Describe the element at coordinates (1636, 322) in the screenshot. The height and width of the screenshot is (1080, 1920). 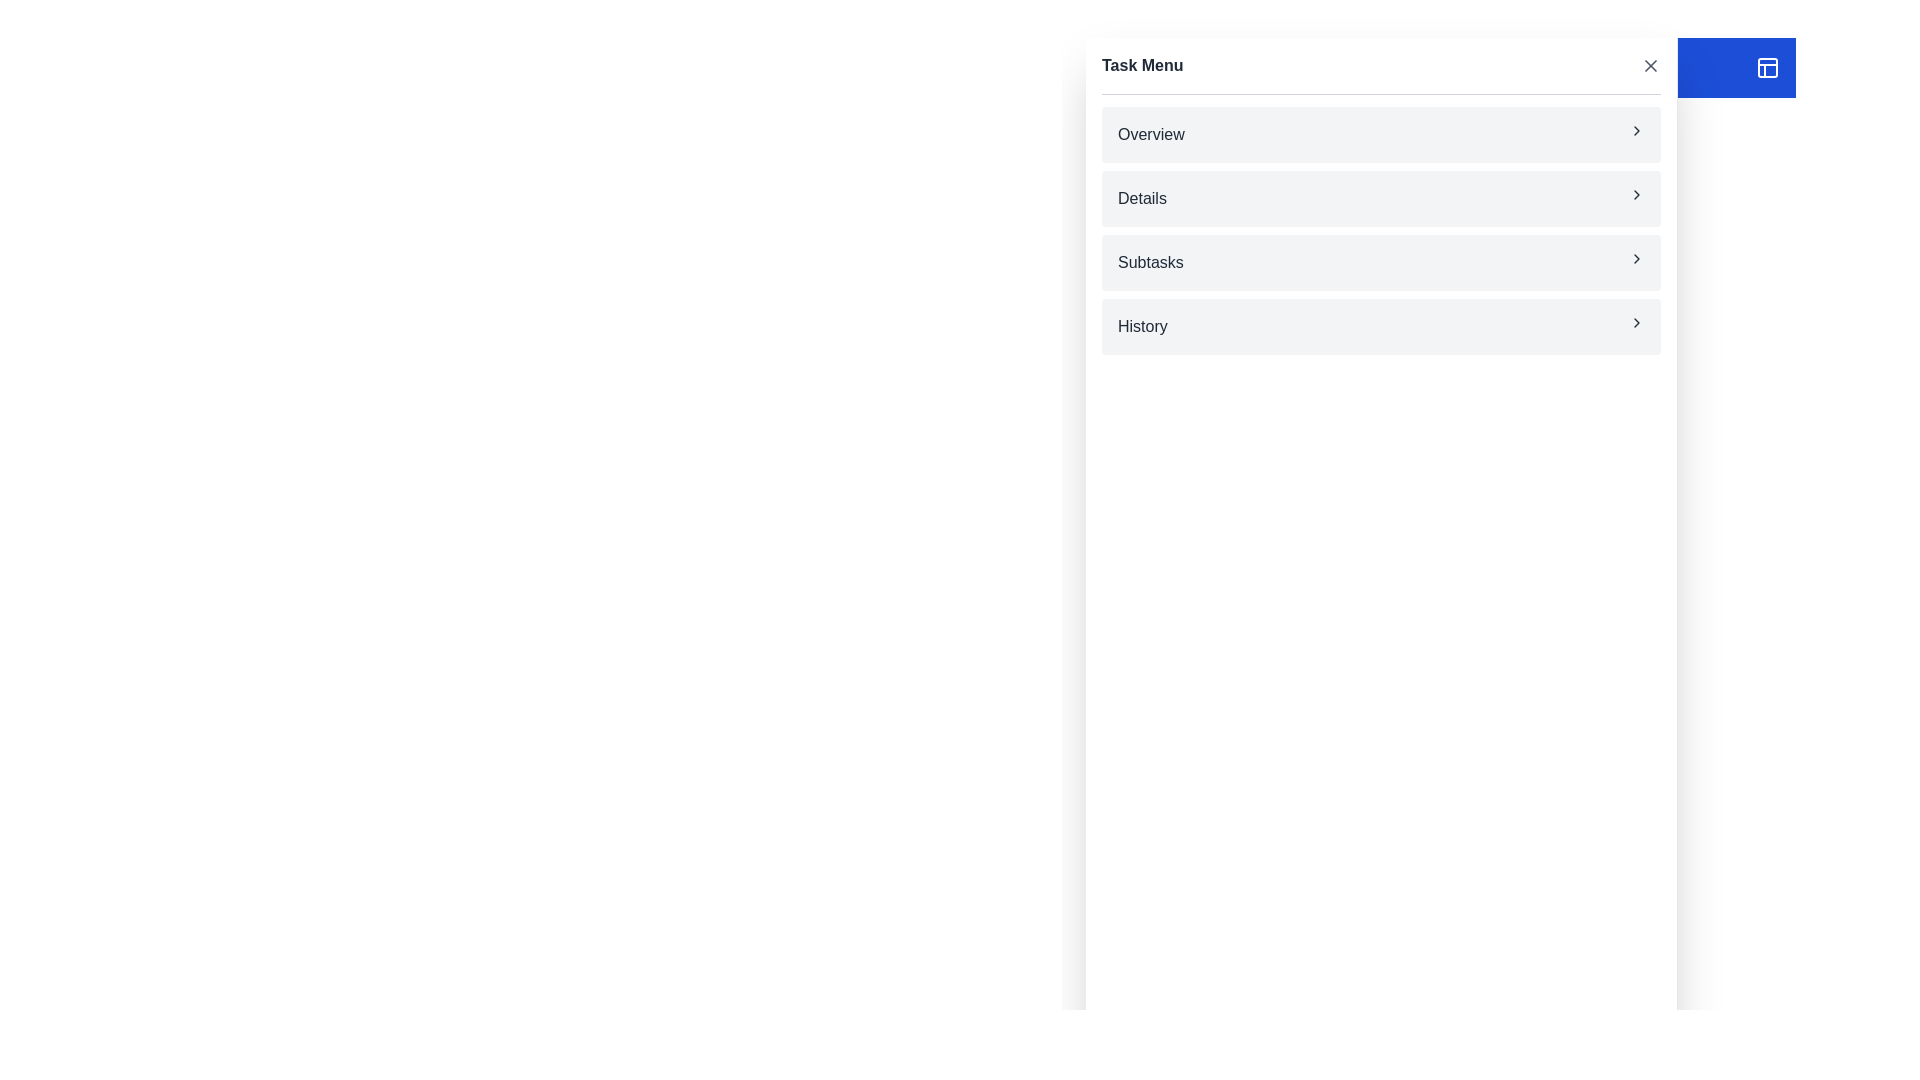
I see `the Chevron icon located at the far right of the 'History' entry in the 'Task Menu', indicating navigation to additional details` at that location.